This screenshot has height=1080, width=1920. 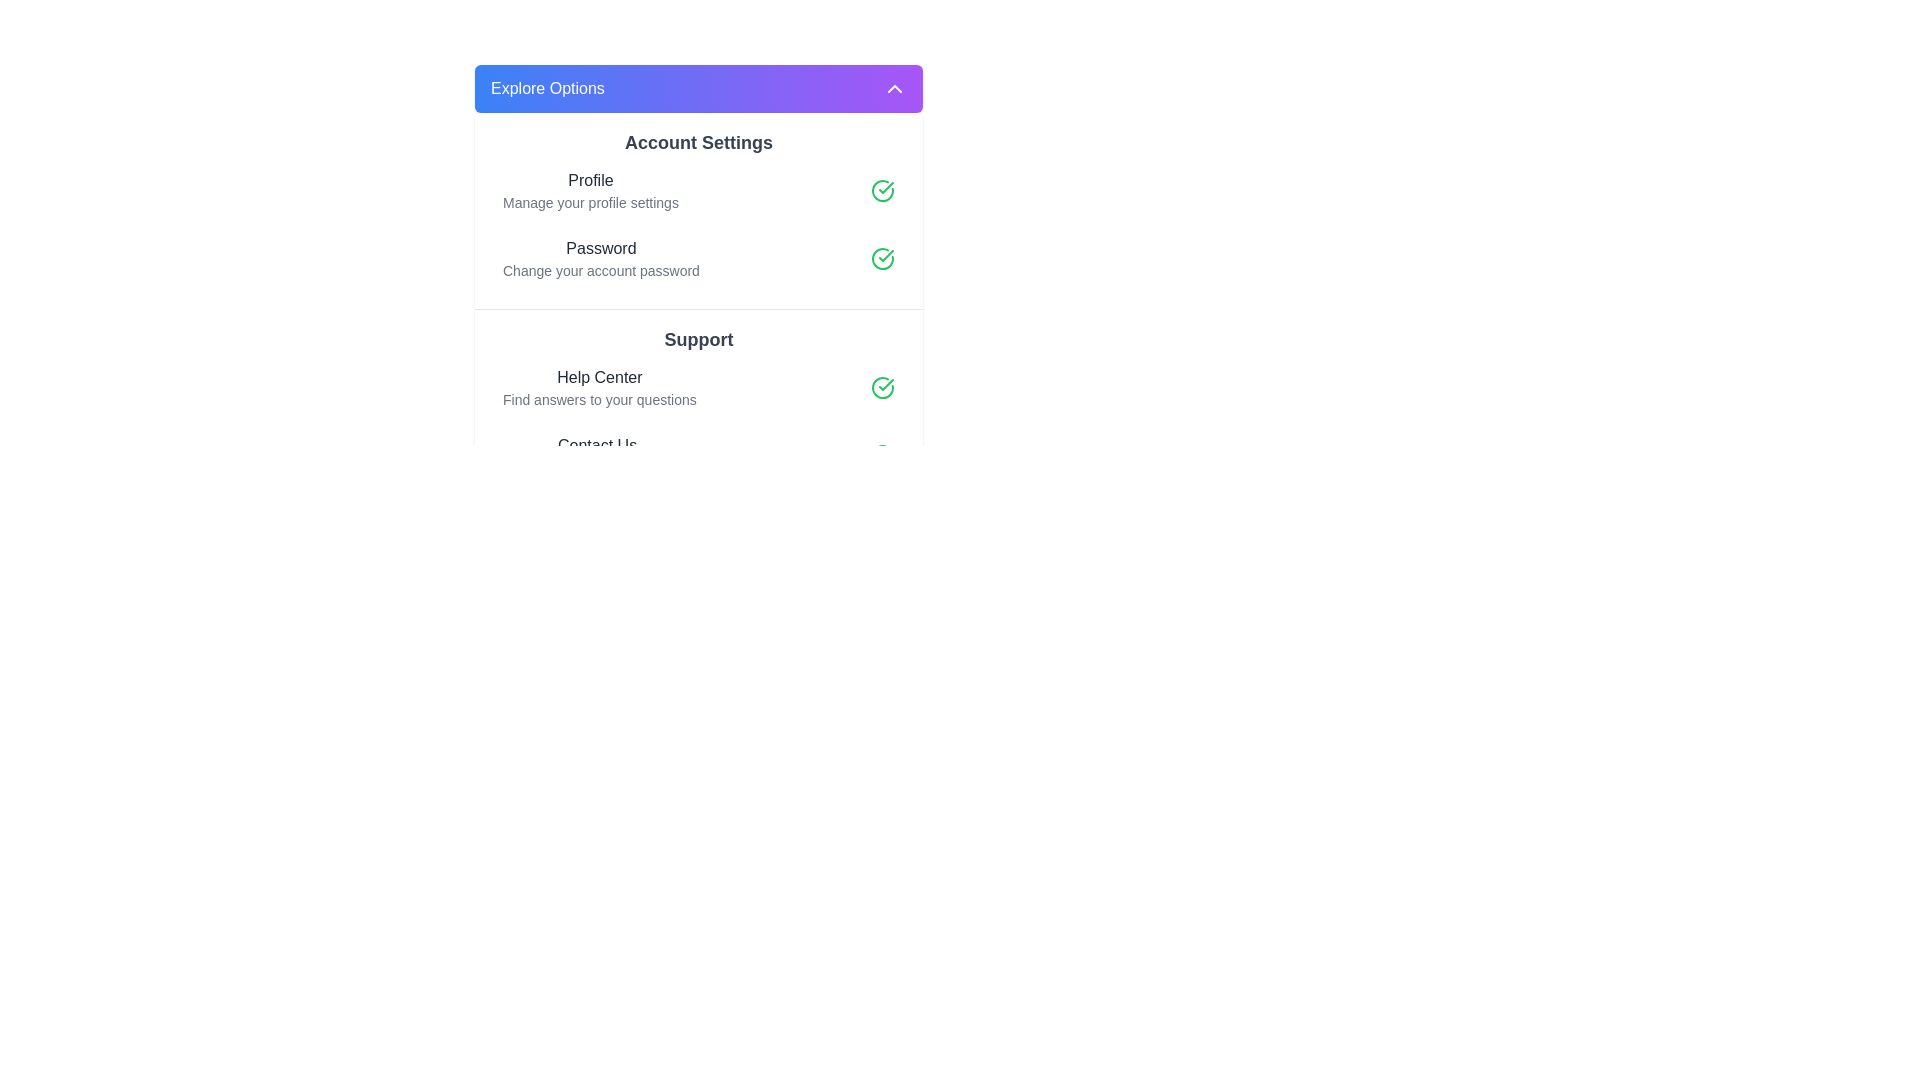 What do you see at coordinates (699, 406) in the screenshot?
I see `the 'Support' section of the Informational Section, which includes 'Help Center' and 'Contact Us' subsections, located below the 'Account Settings'` at bounding box center [699, 406].